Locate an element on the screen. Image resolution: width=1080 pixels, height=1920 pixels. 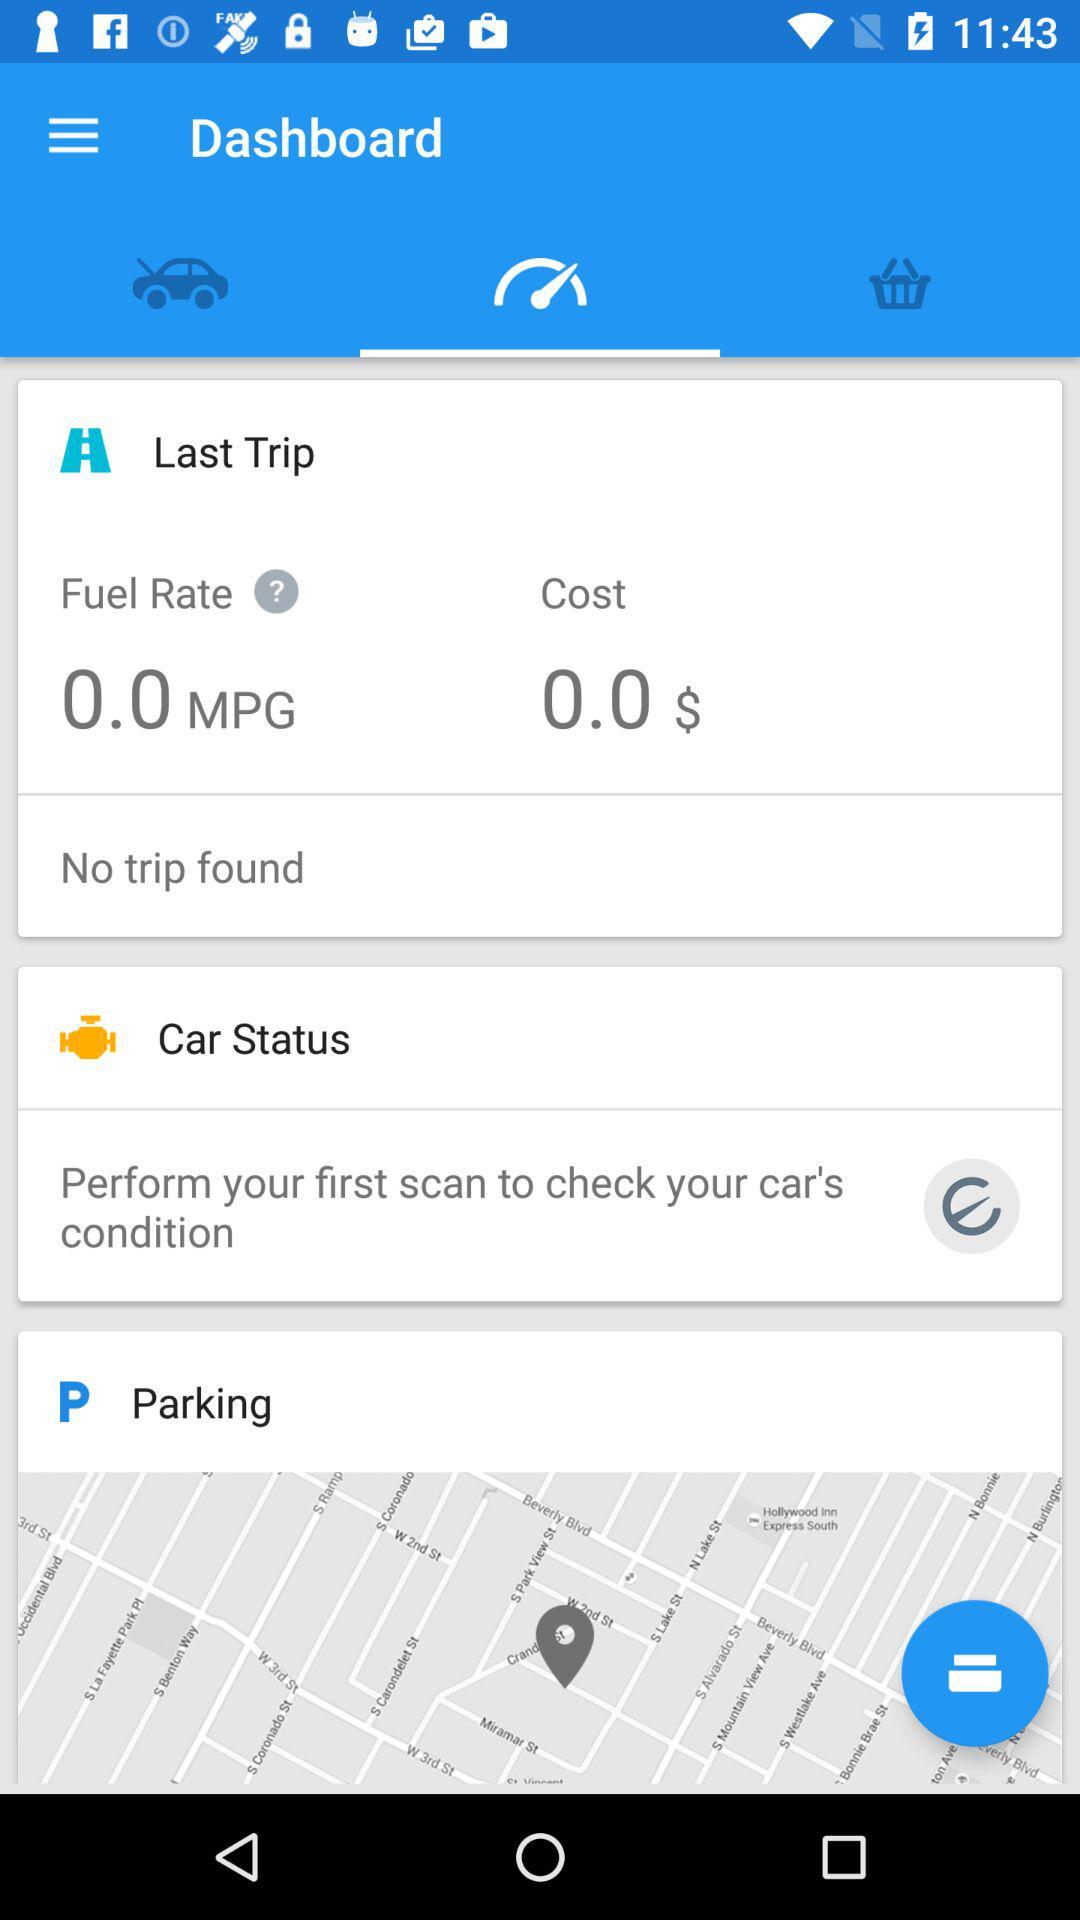
icon to the left of the cost icon is located at coordinates (200, 569).